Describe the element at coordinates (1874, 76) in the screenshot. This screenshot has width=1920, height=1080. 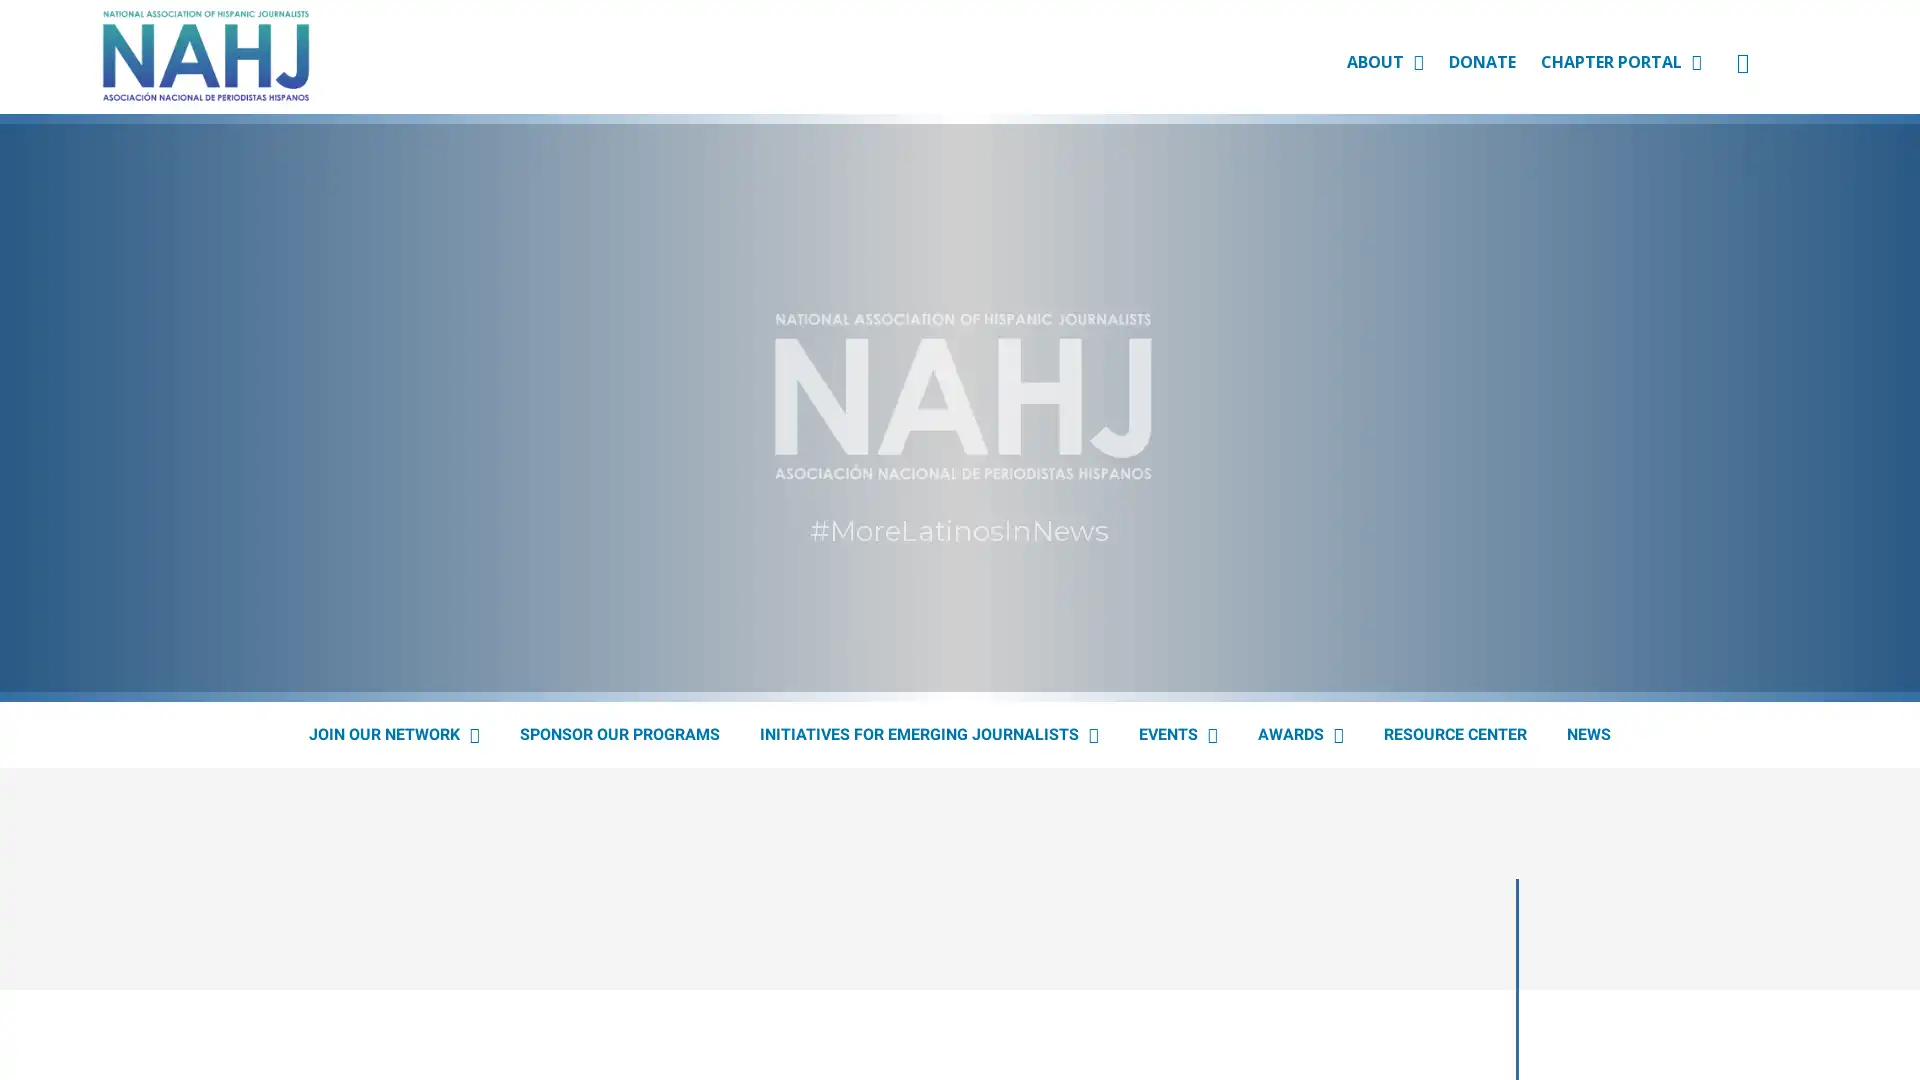
I see `Close search form` at that location.